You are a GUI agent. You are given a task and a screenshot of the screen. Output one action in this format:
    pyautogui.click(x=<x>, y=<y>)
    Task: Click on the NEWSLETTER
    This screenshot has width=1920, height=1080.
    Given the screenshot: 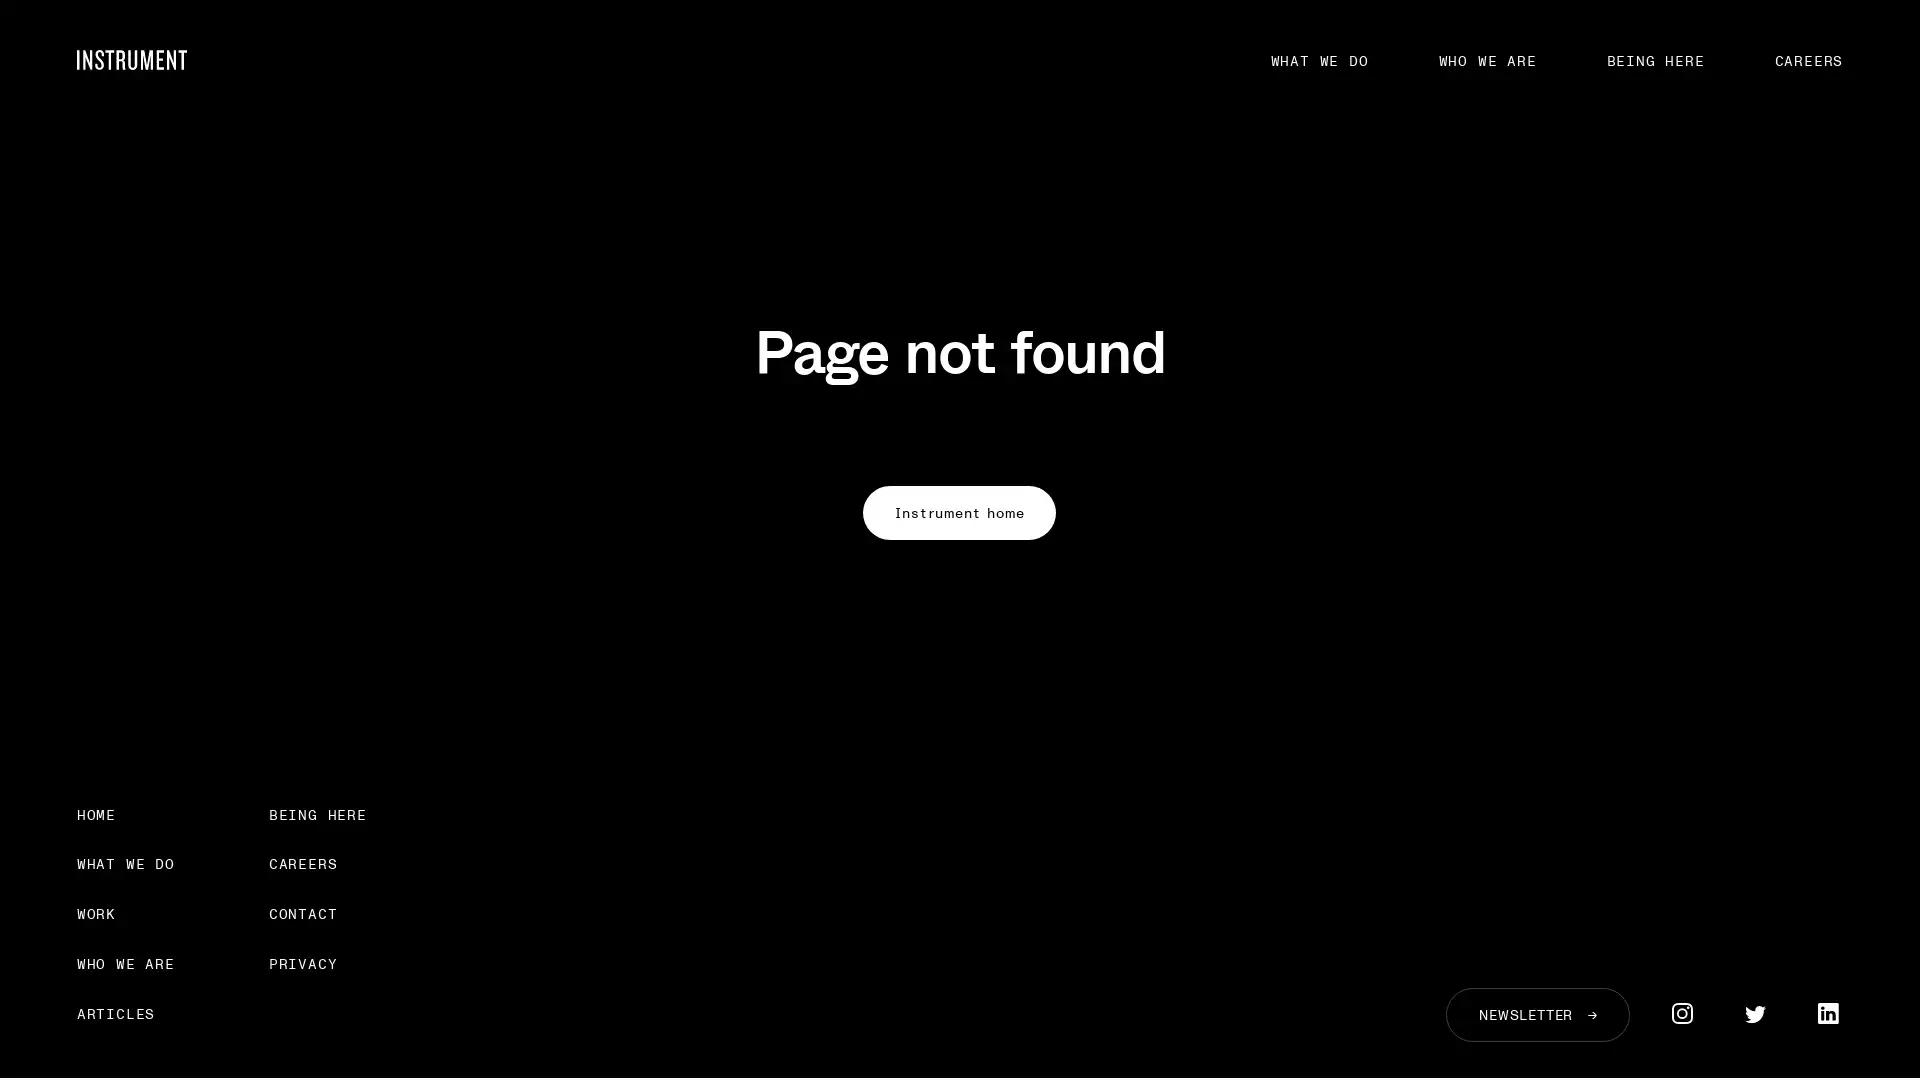 What is the action you would take?
    pyautogui.click(x=1536, y=1014)
    